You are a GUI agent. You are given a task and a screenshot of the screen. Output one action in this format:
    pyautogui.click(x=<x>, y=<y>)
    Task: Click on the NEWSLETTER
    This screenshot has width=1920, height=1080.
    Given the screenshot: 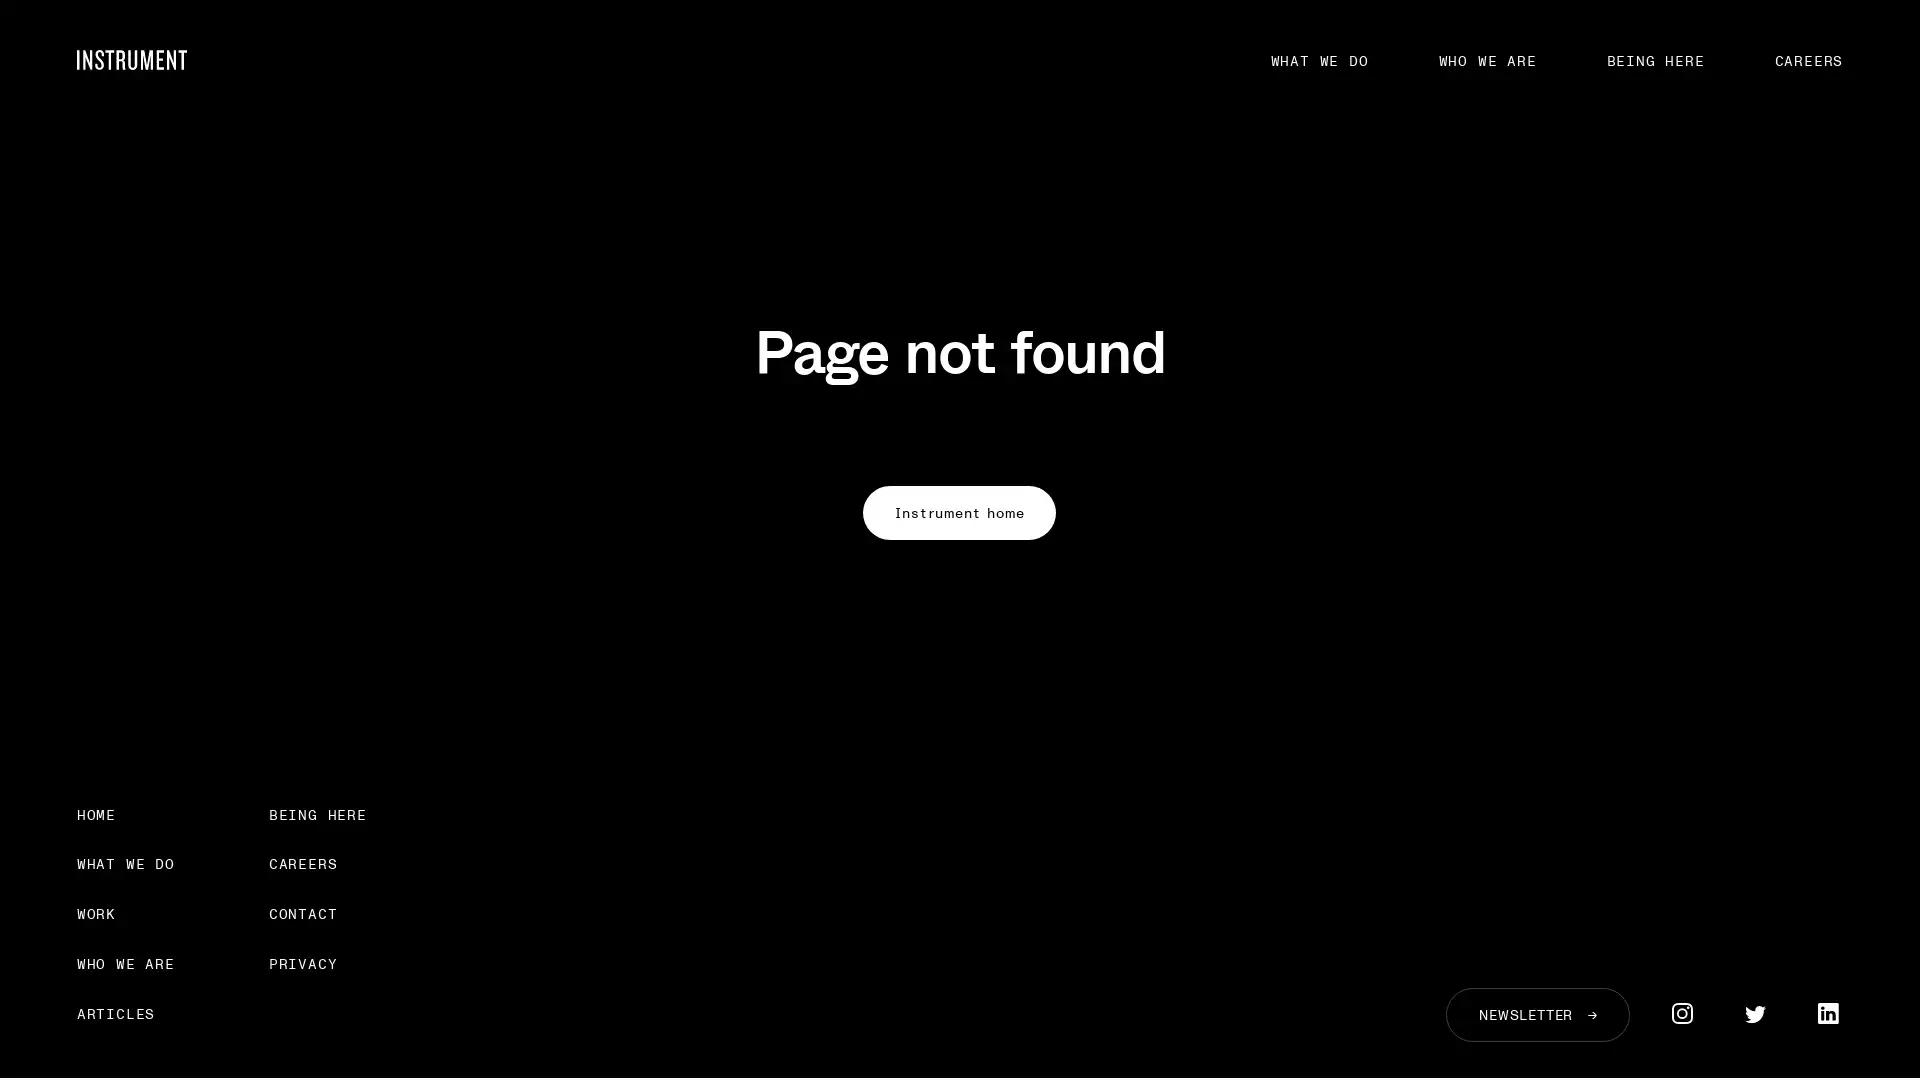 What is the action you would take?
    pyautogui.click(x=1536, y=1014)
    